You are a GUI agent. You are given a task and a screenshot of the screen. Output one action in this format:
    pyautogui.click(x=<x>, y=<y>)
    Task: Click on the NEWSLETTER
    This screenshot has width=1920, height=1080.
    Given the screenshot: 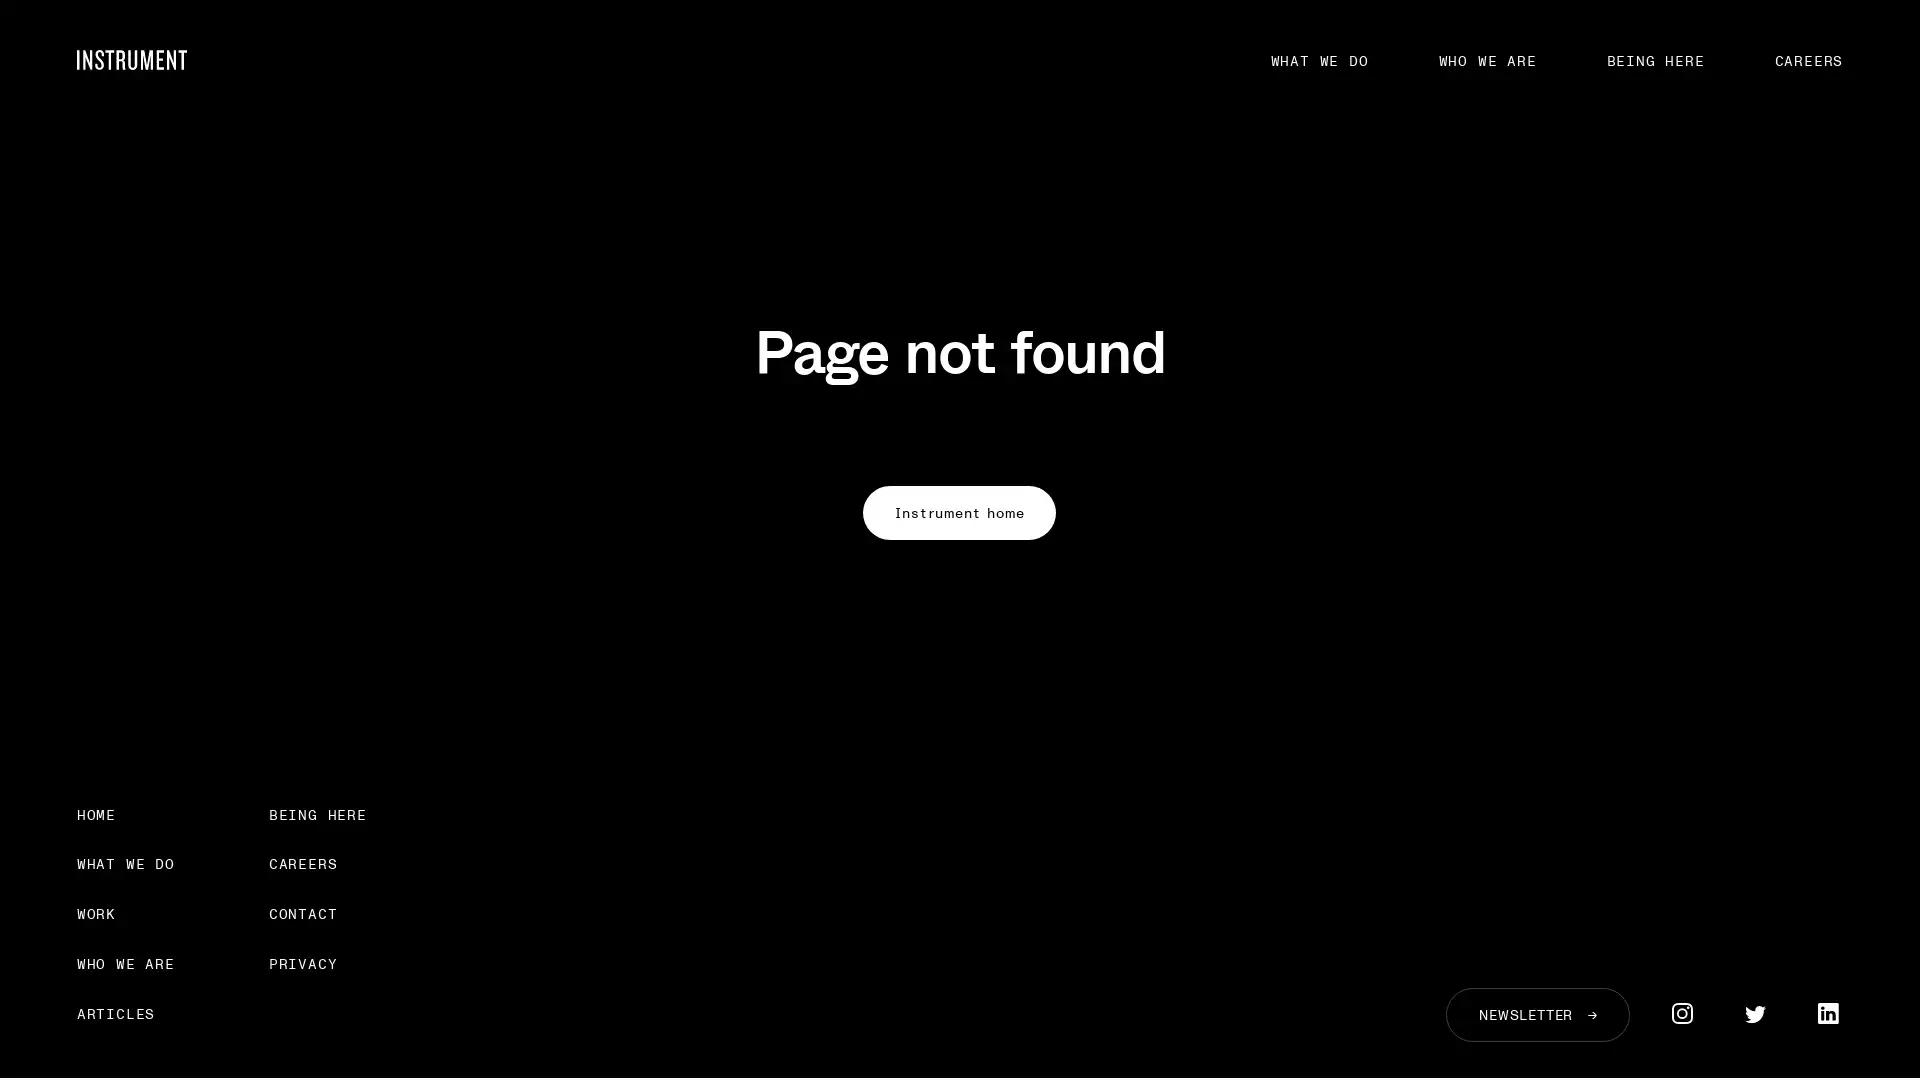 What is the action you would take?
    pyautogui.click(x=1536, y=1014)
    